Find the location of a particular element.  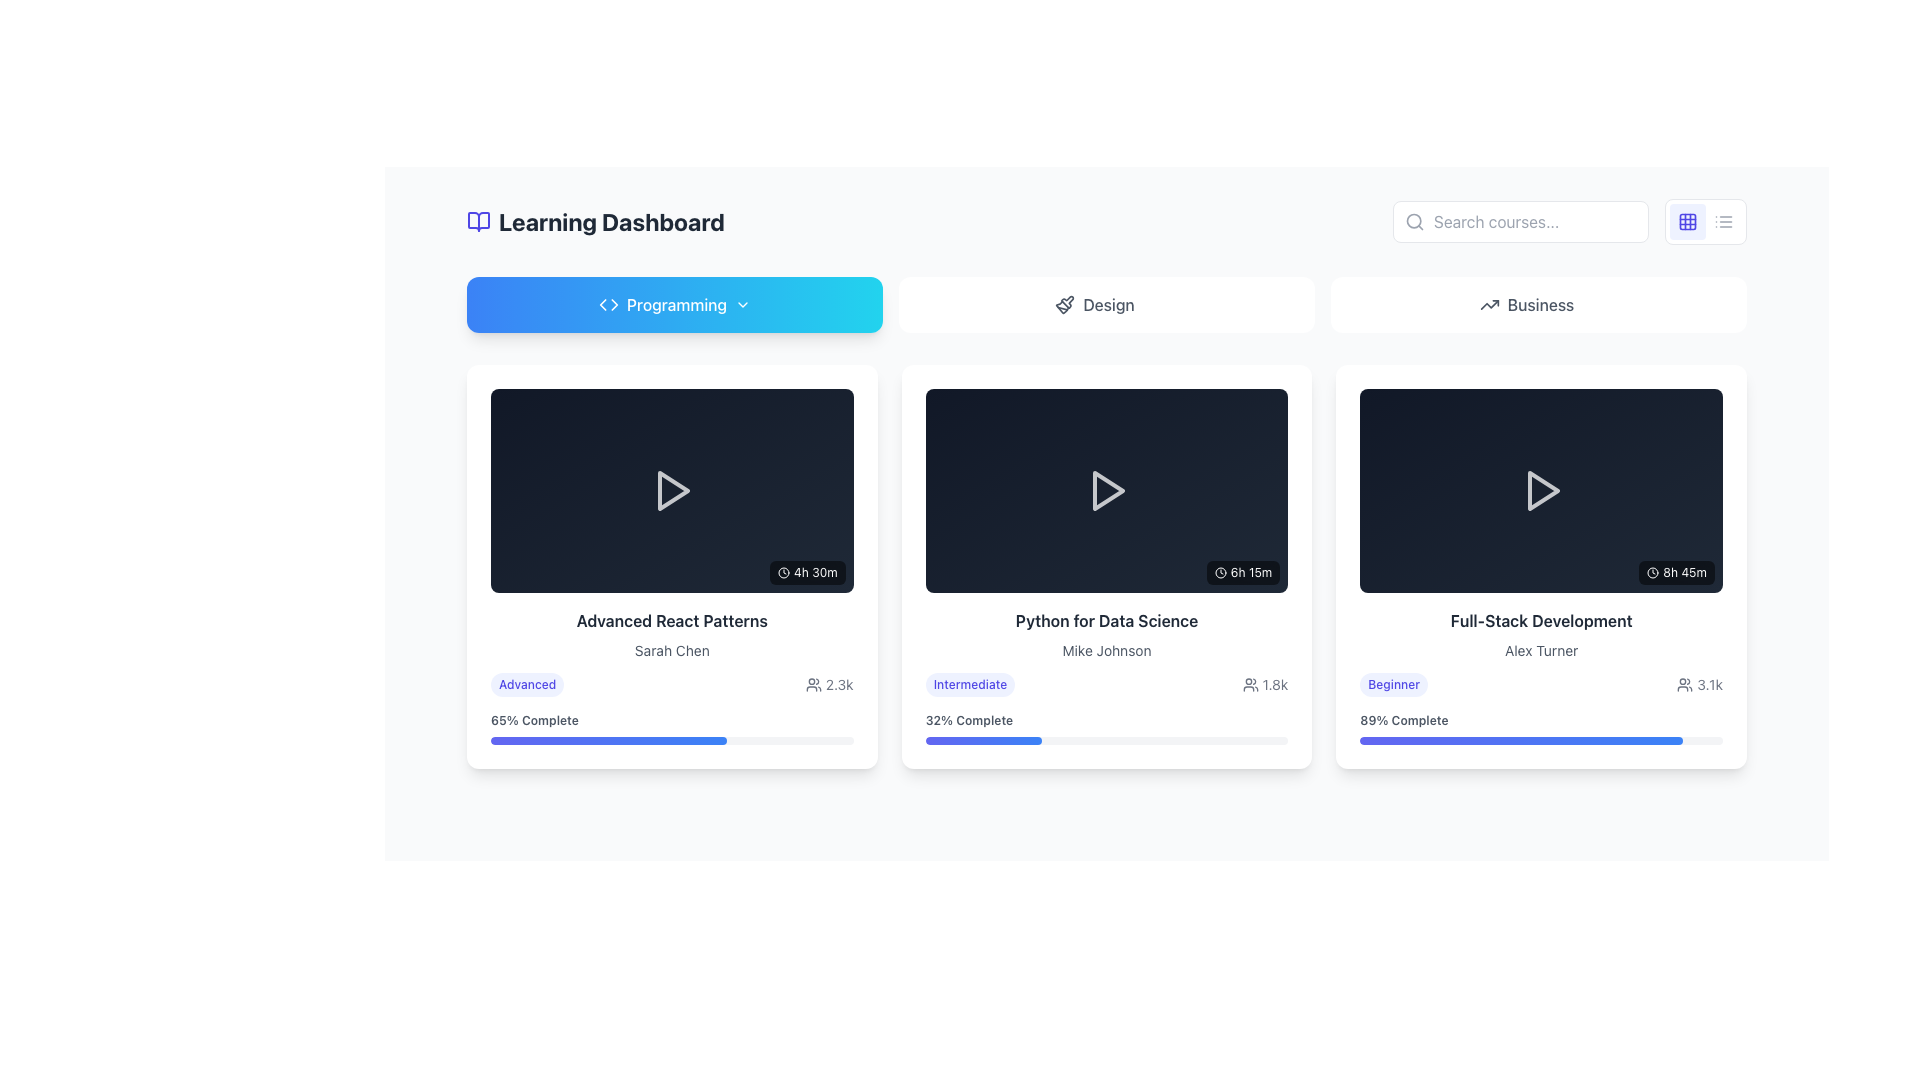

the Label with icon displaying '8h 45m' duration in the bottom-right corner of the 'Full-Stack Development' card is located at coordinates (1677, 572).